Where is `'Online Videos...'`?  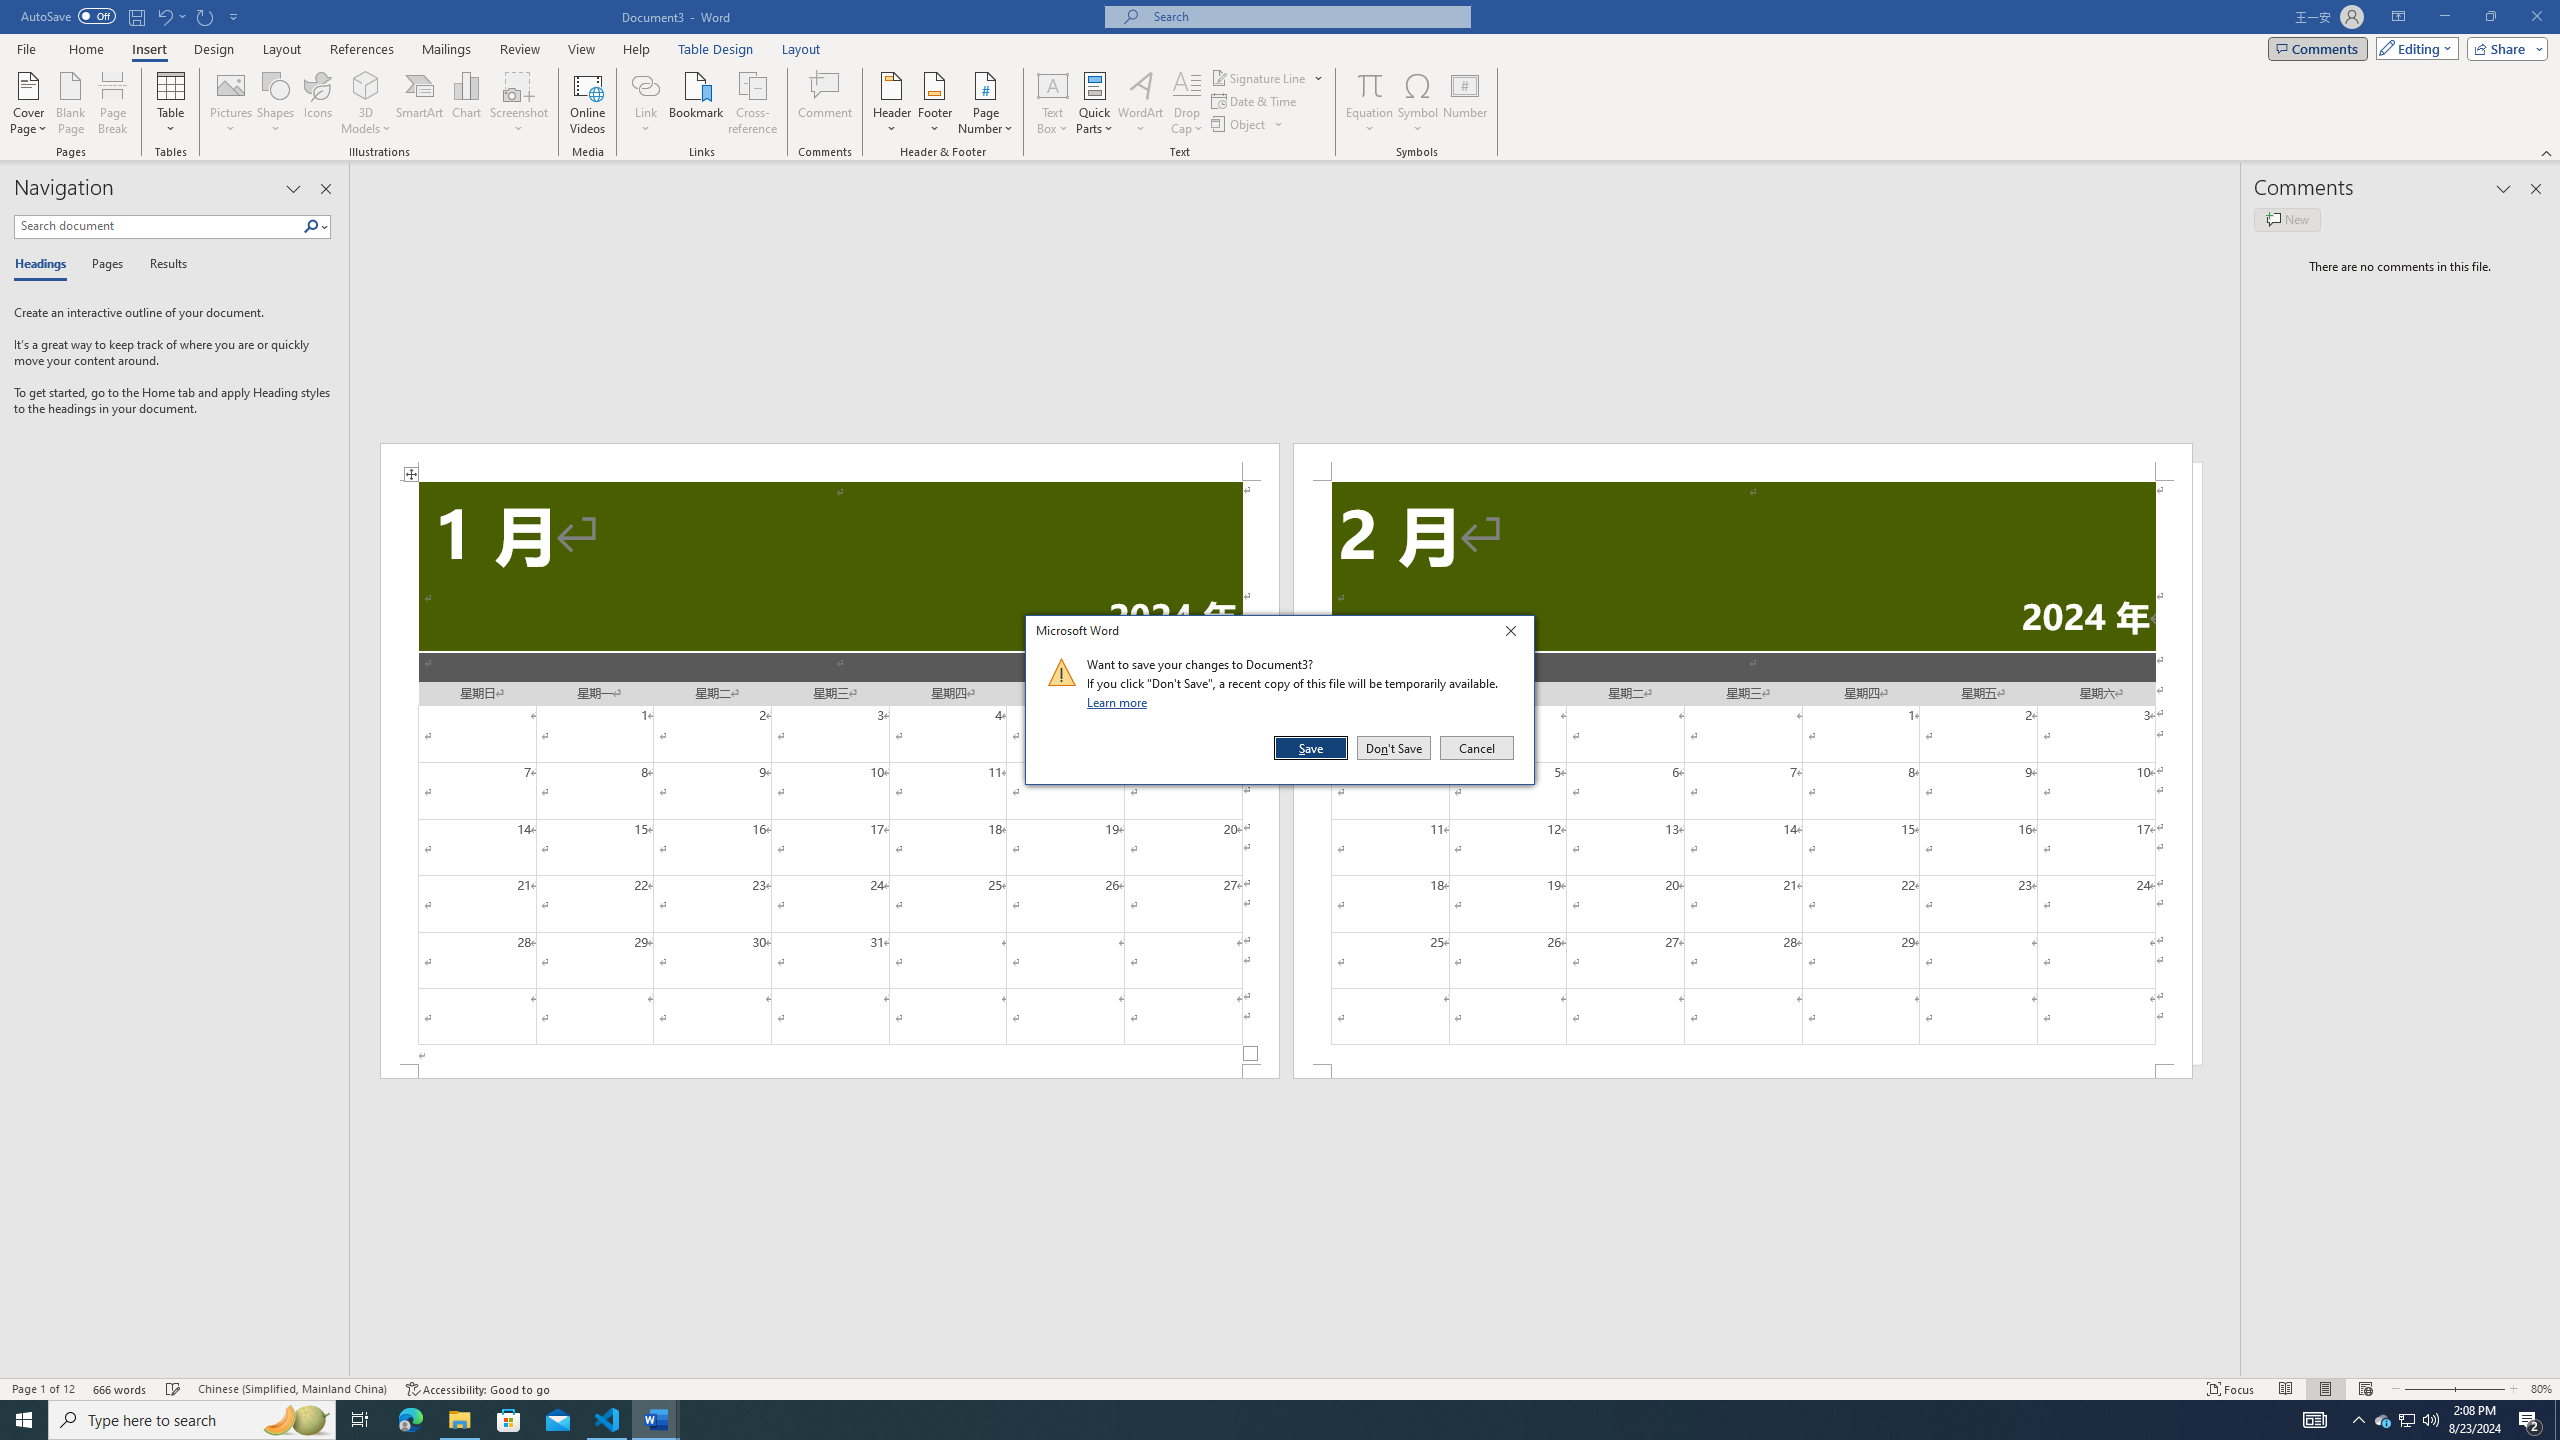 'Online Videos...' is located at coordinates (587, 103).